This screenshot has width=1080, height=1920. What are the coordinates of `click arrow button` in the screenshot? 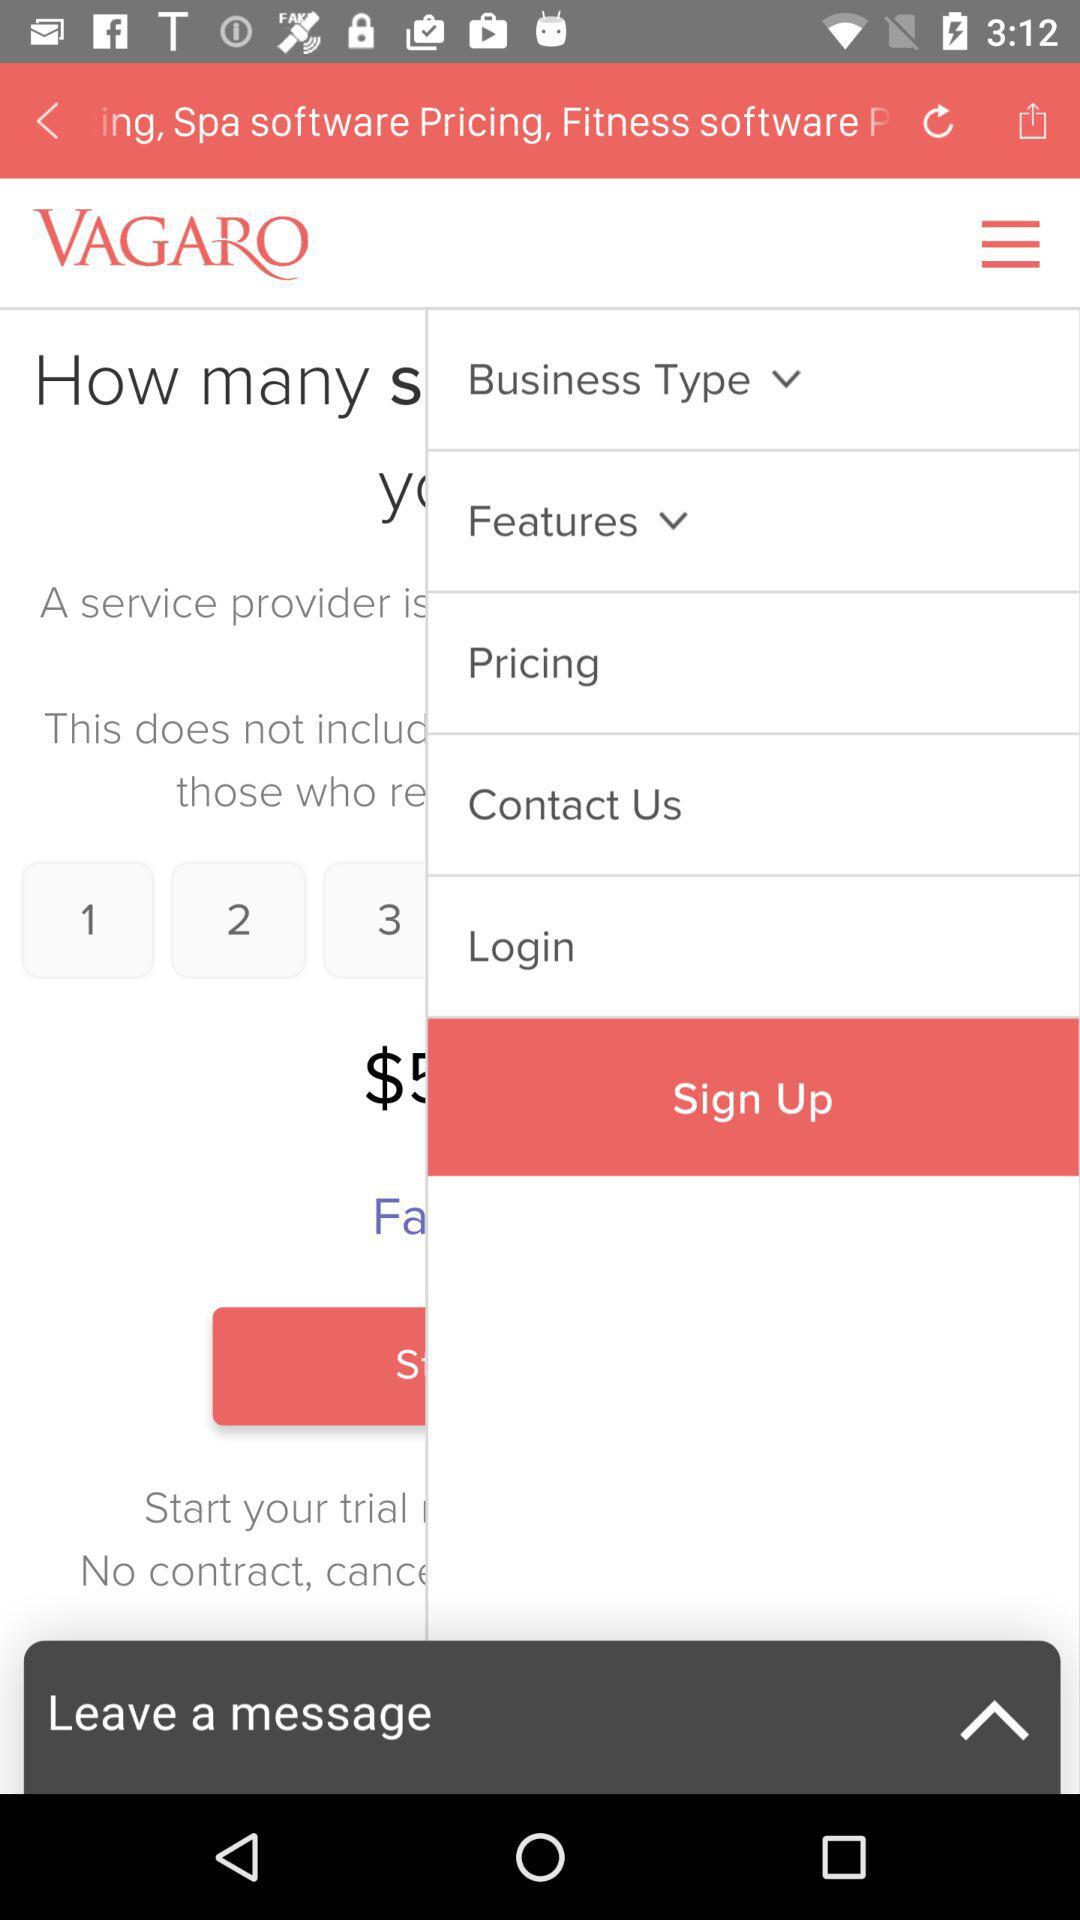 It's located at (938, 119).